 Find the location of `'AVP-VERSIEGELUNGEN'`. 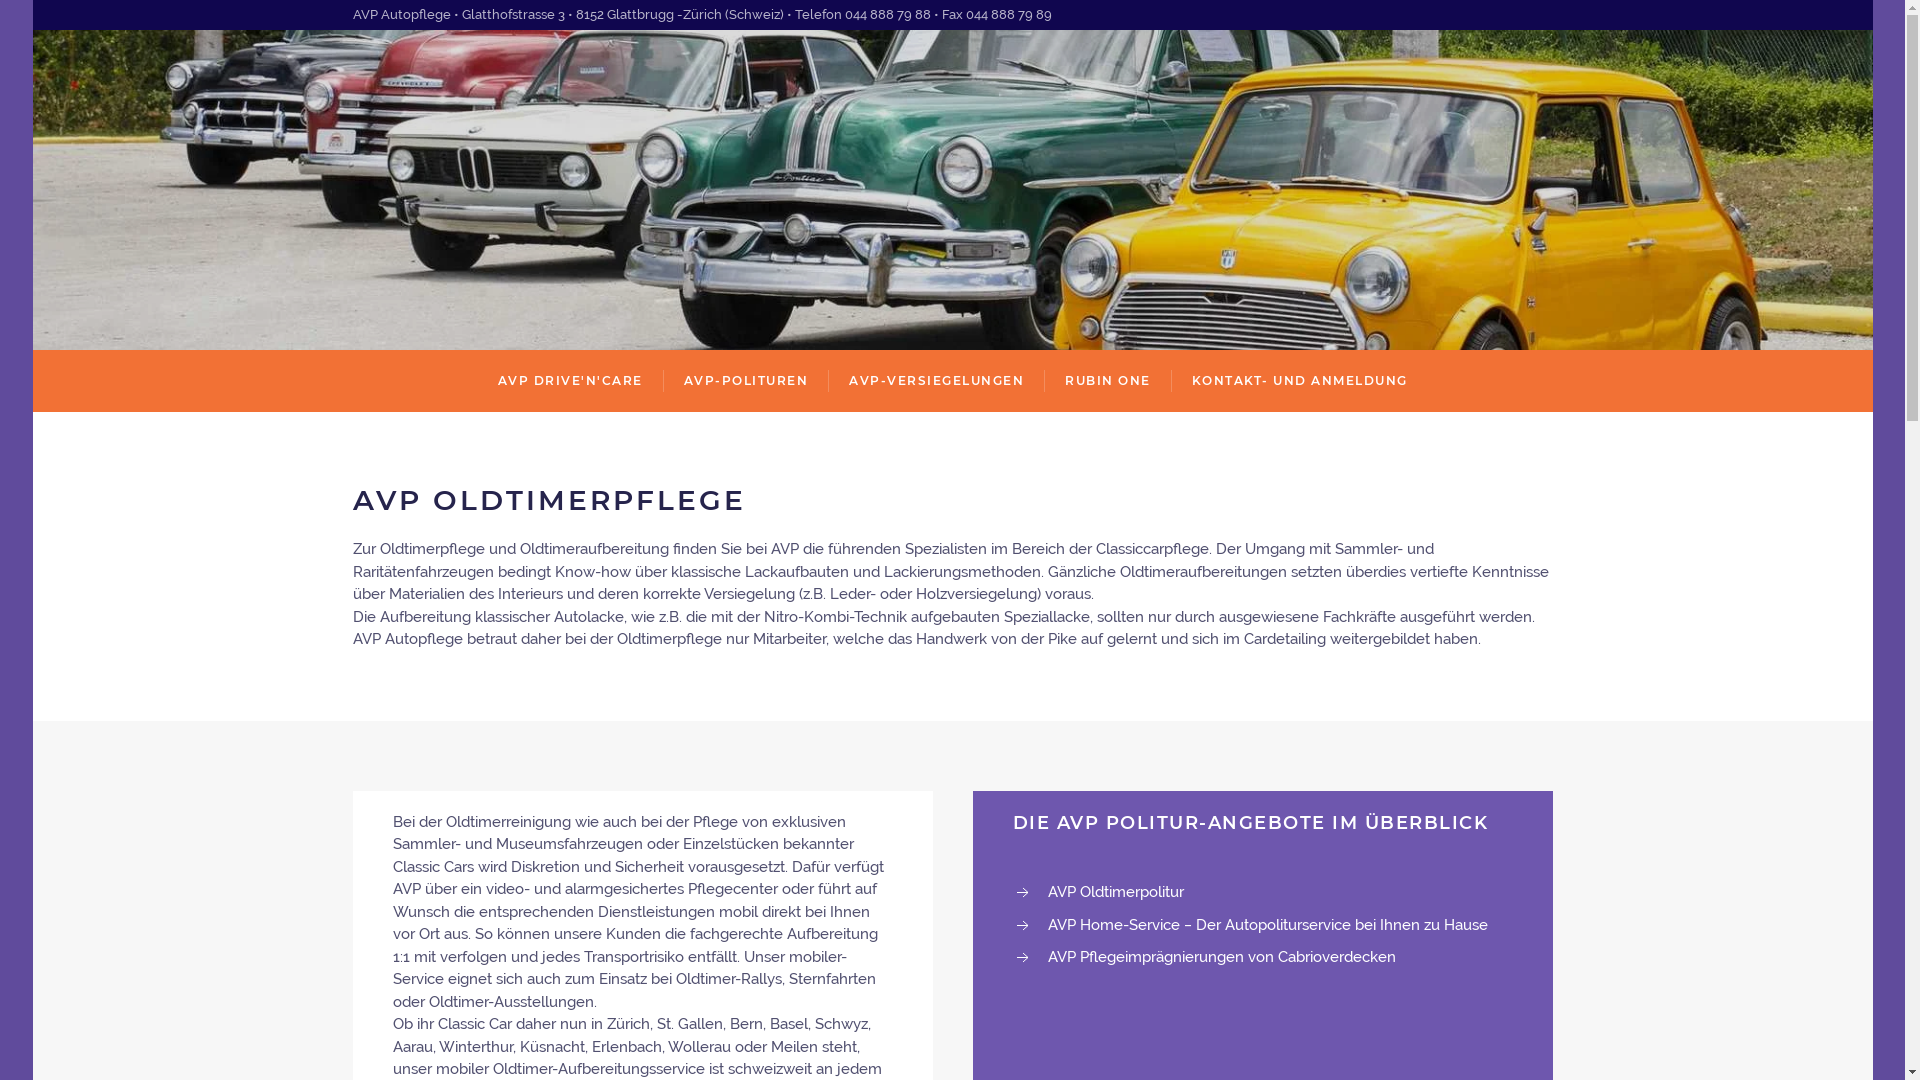

'AVP-VERSIEGELUNGEN' is located at coordinates (935, 381).